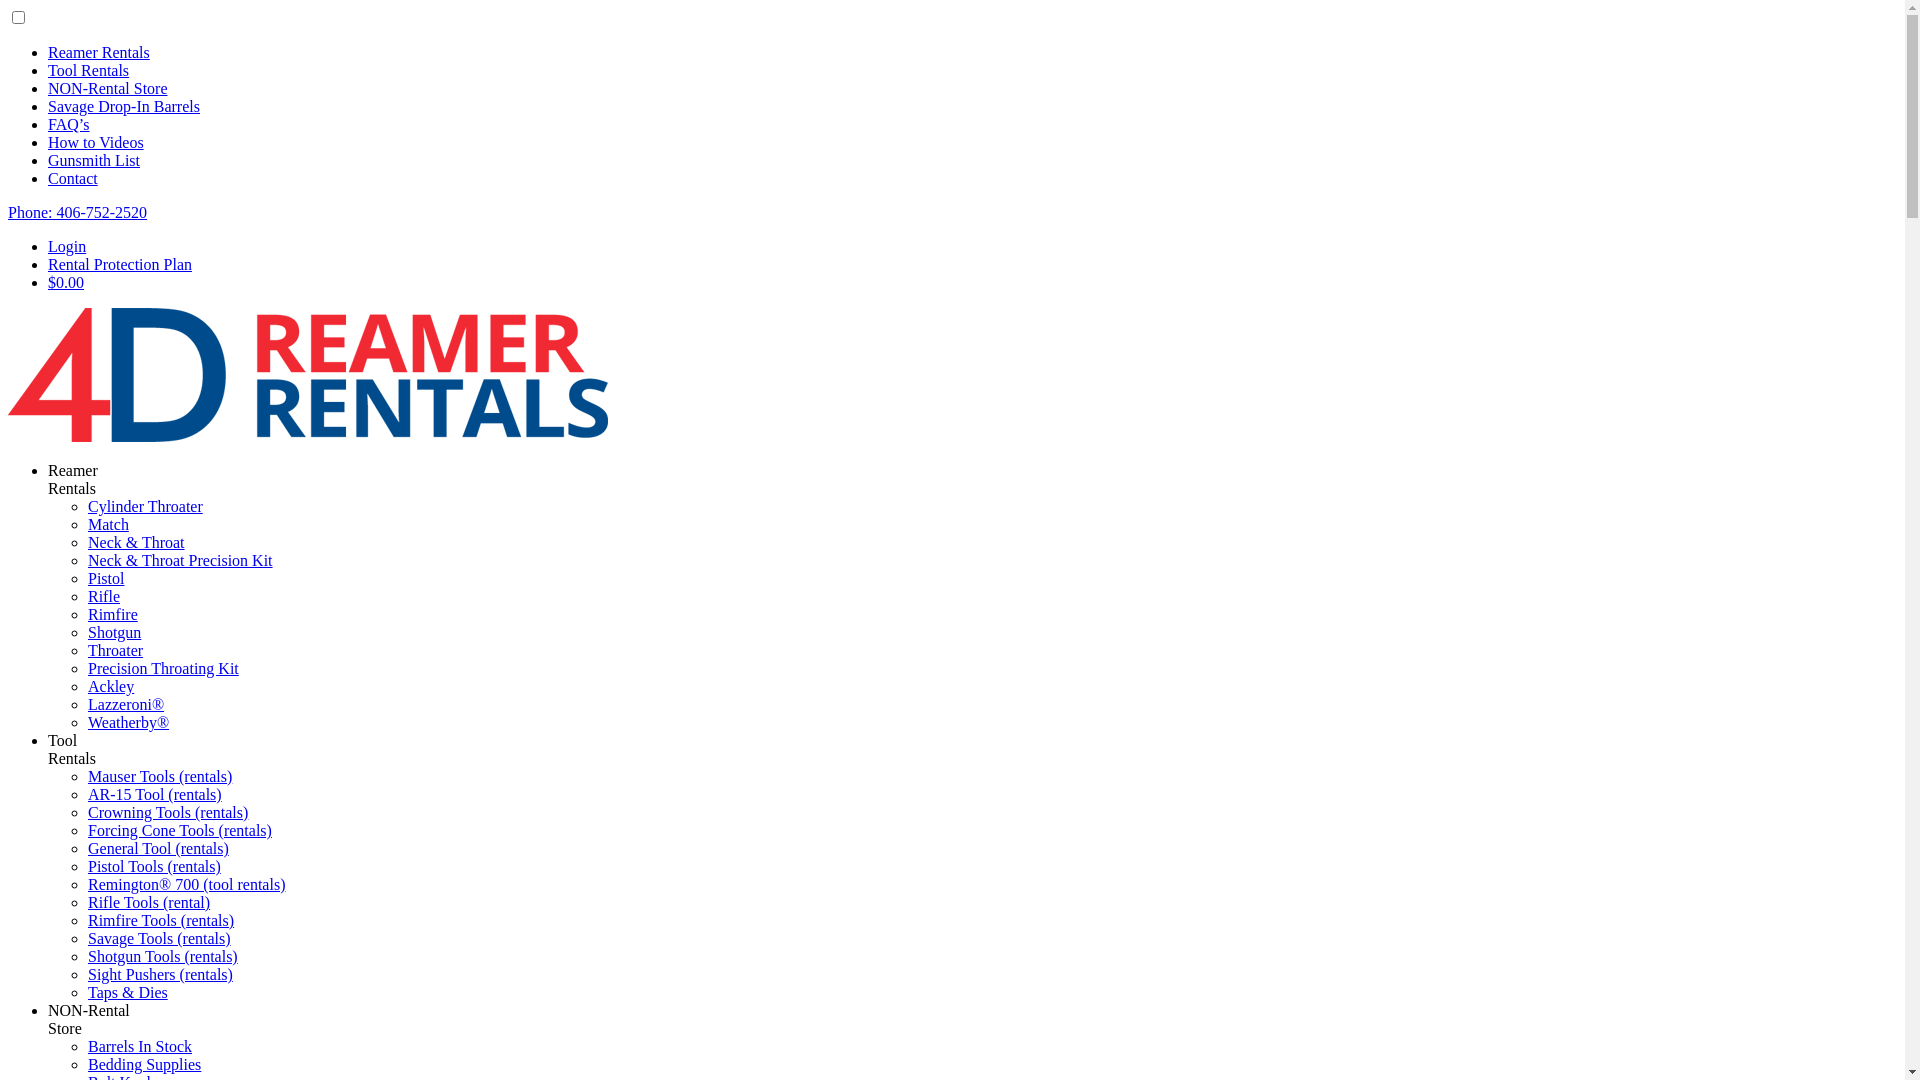  What do you see at coordinates (144, 505) in the screenshot?
I see `'Cylinder Throater'` at bounding box center [144, 505].